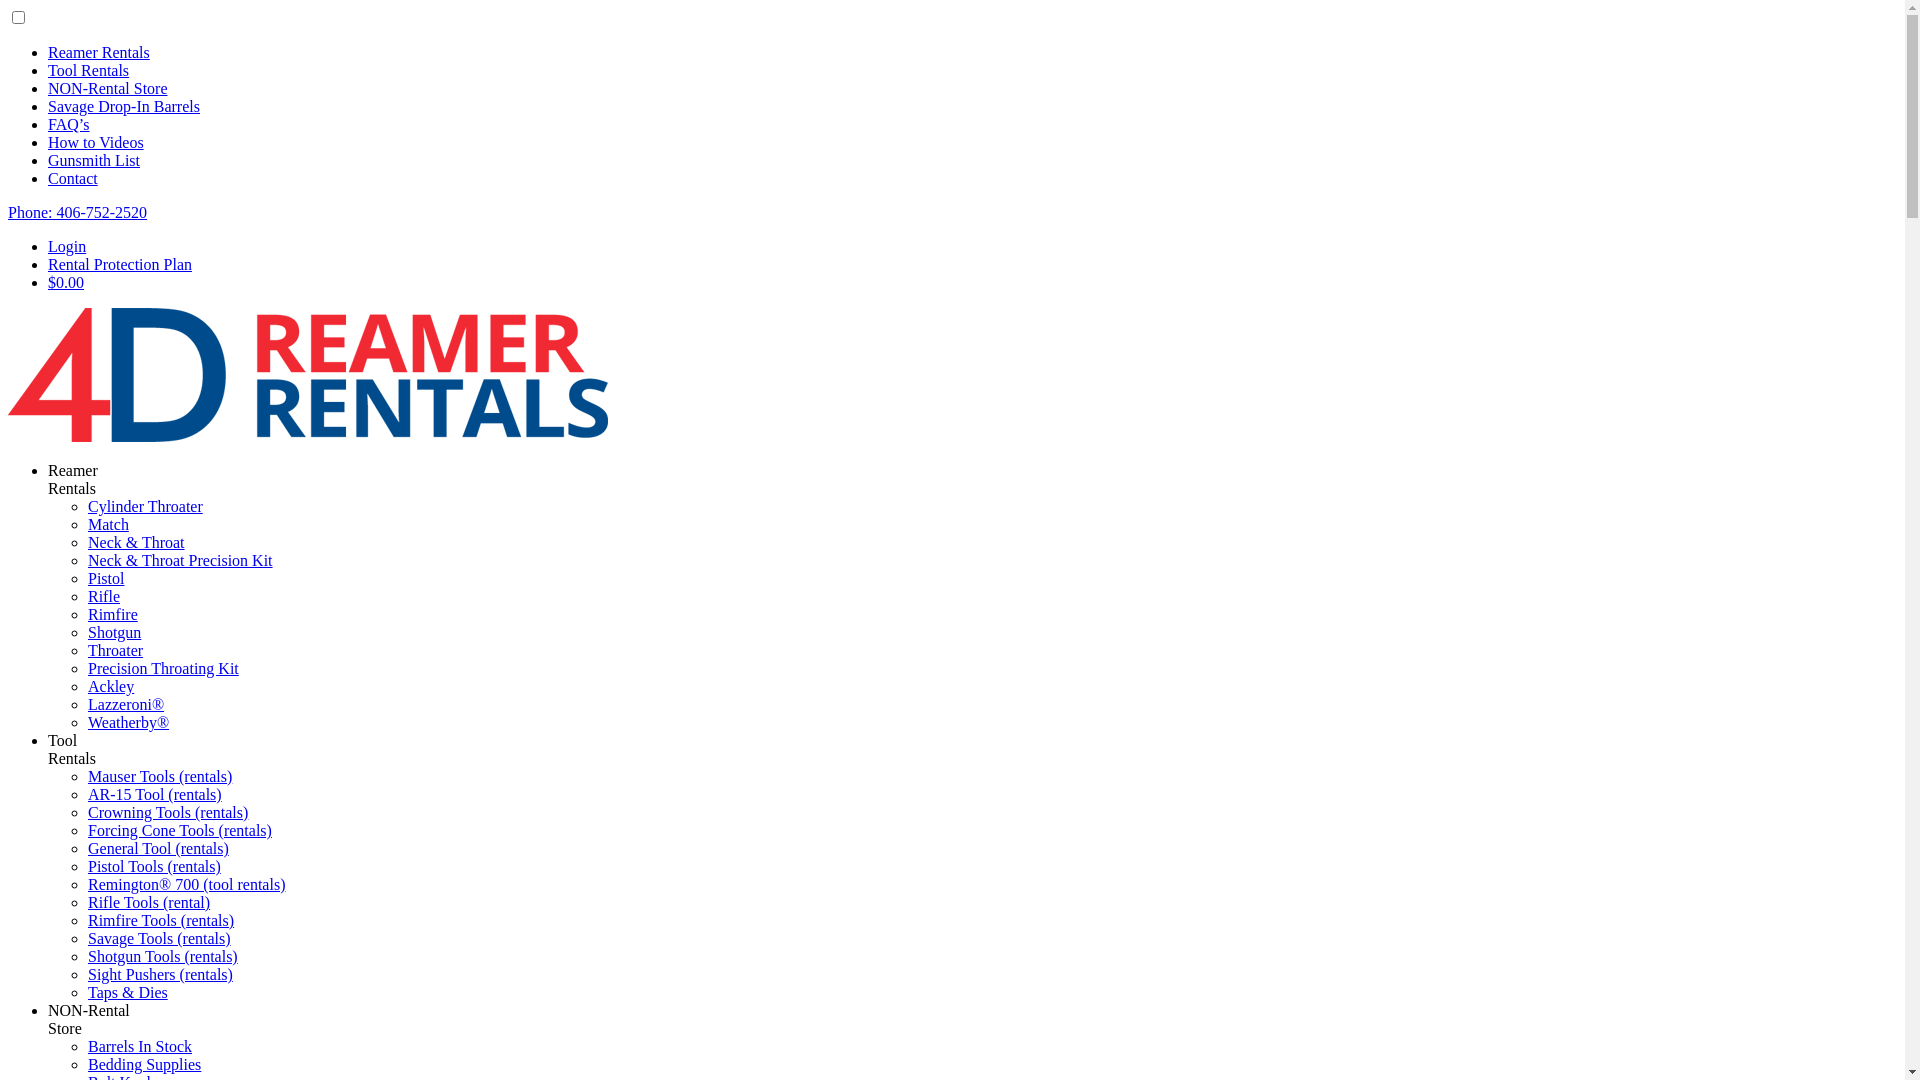  What do you see at coordinates (144, 505) in the screenshot?
I see `'Cylinder Throater'` at bounding box center [144, 505].